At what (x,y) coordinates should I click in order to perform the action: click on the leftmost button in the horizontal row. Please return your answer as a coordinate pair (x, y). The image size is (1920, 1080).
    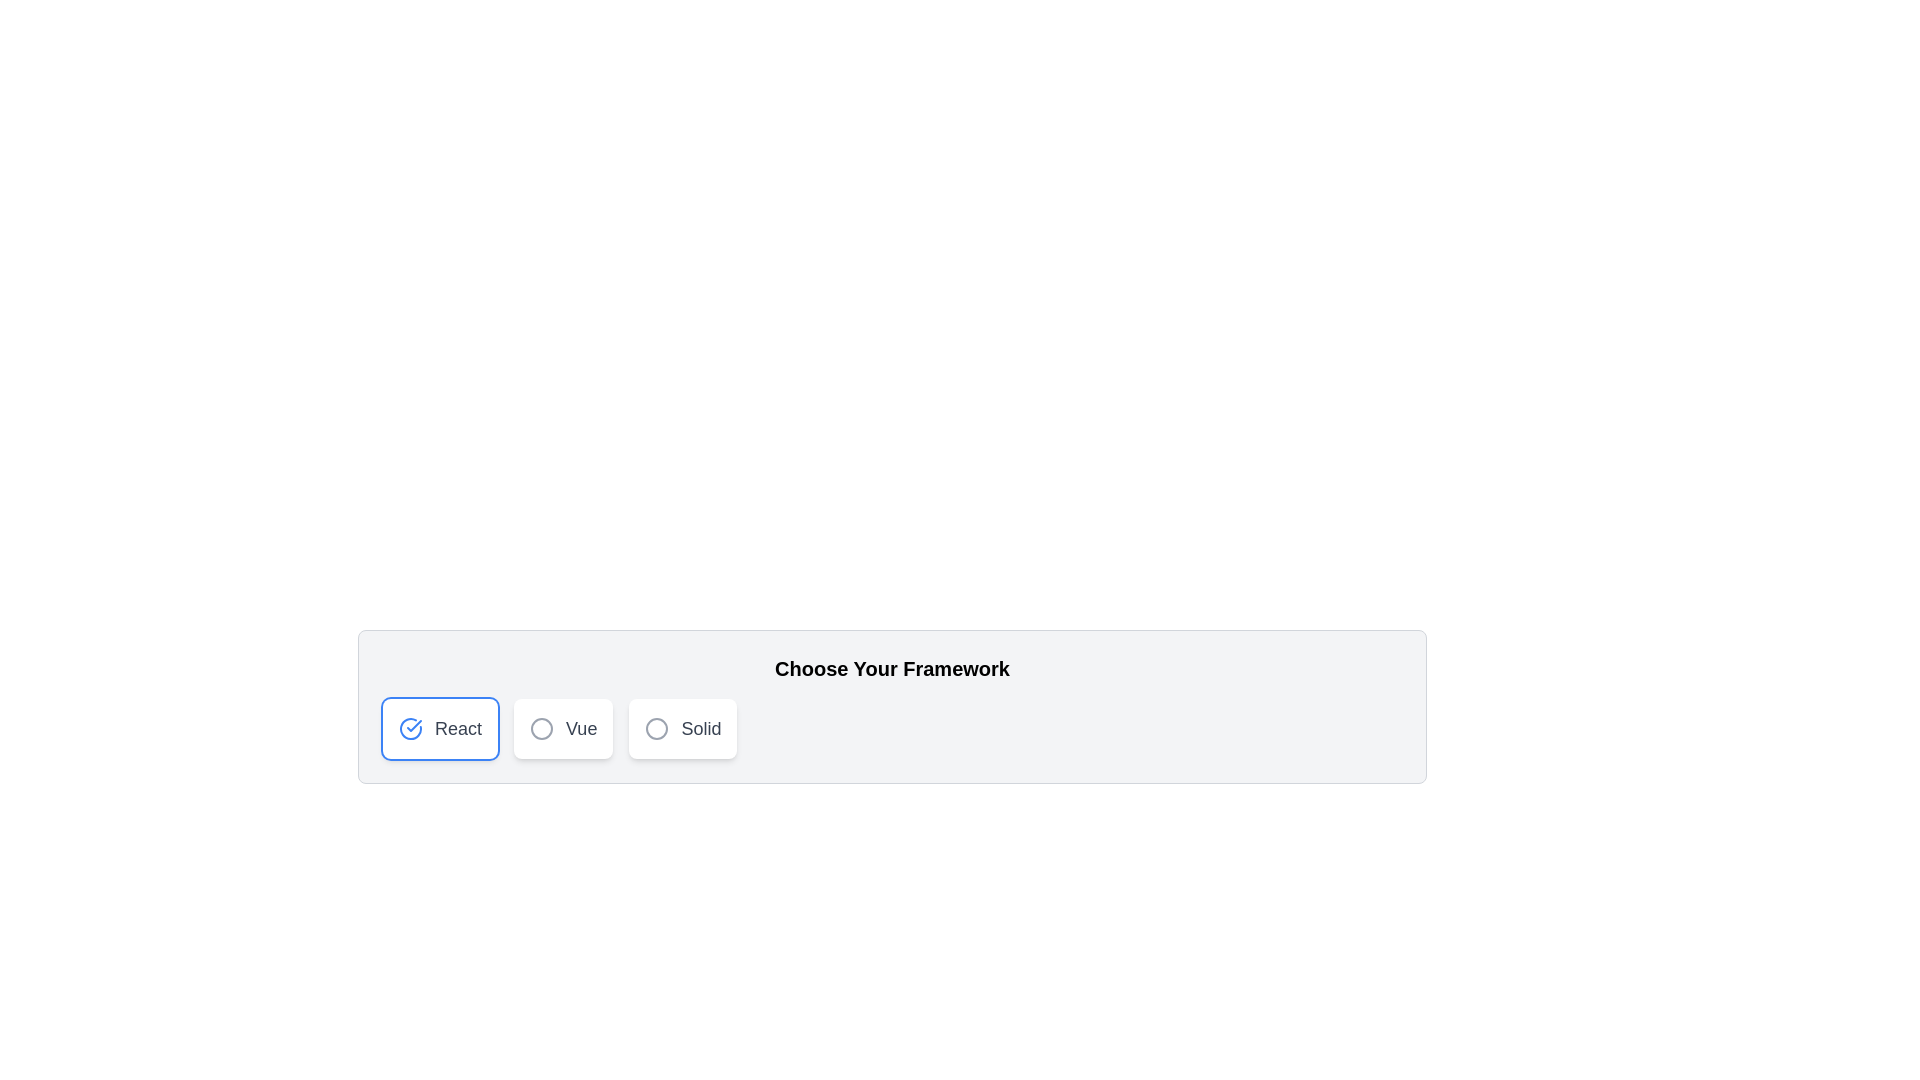
    Looking at the image, I should click on (439, 729).